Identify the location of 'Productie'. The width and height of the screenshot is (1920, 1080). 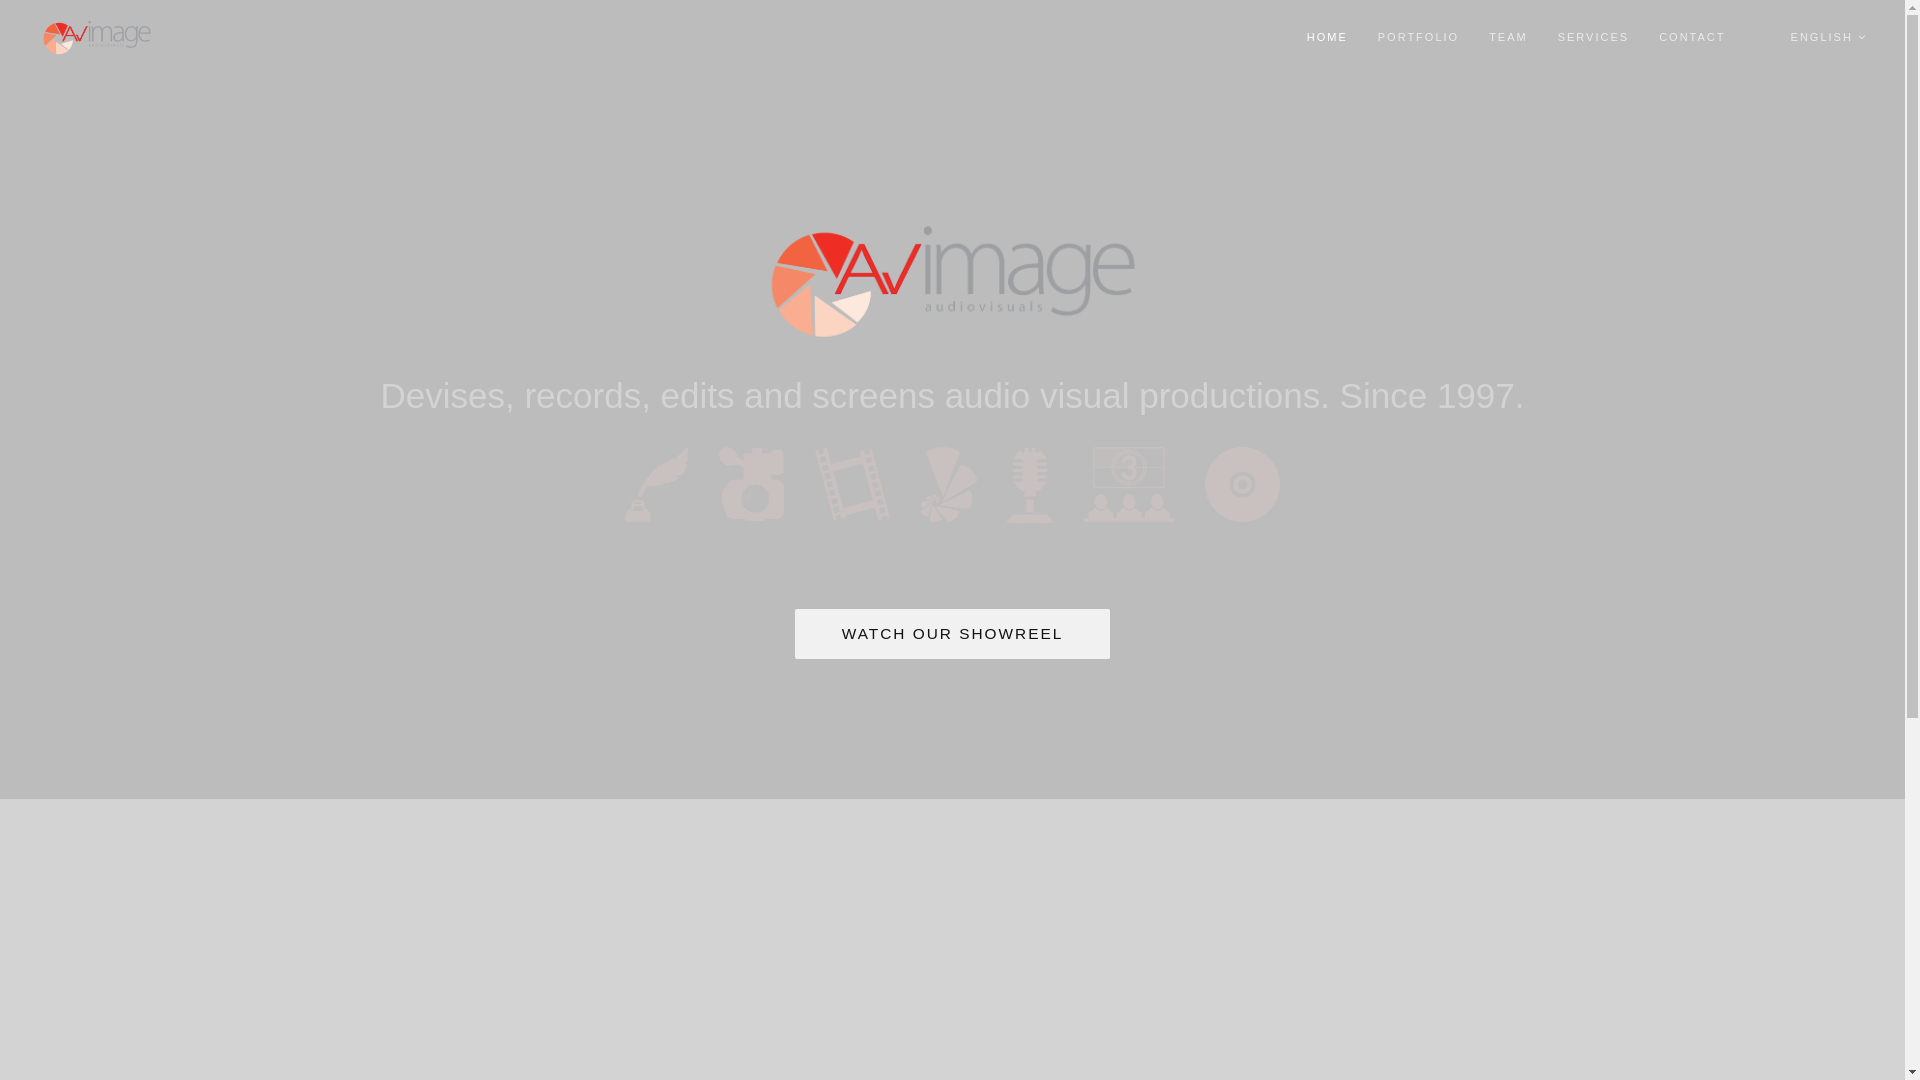
(750, 483).